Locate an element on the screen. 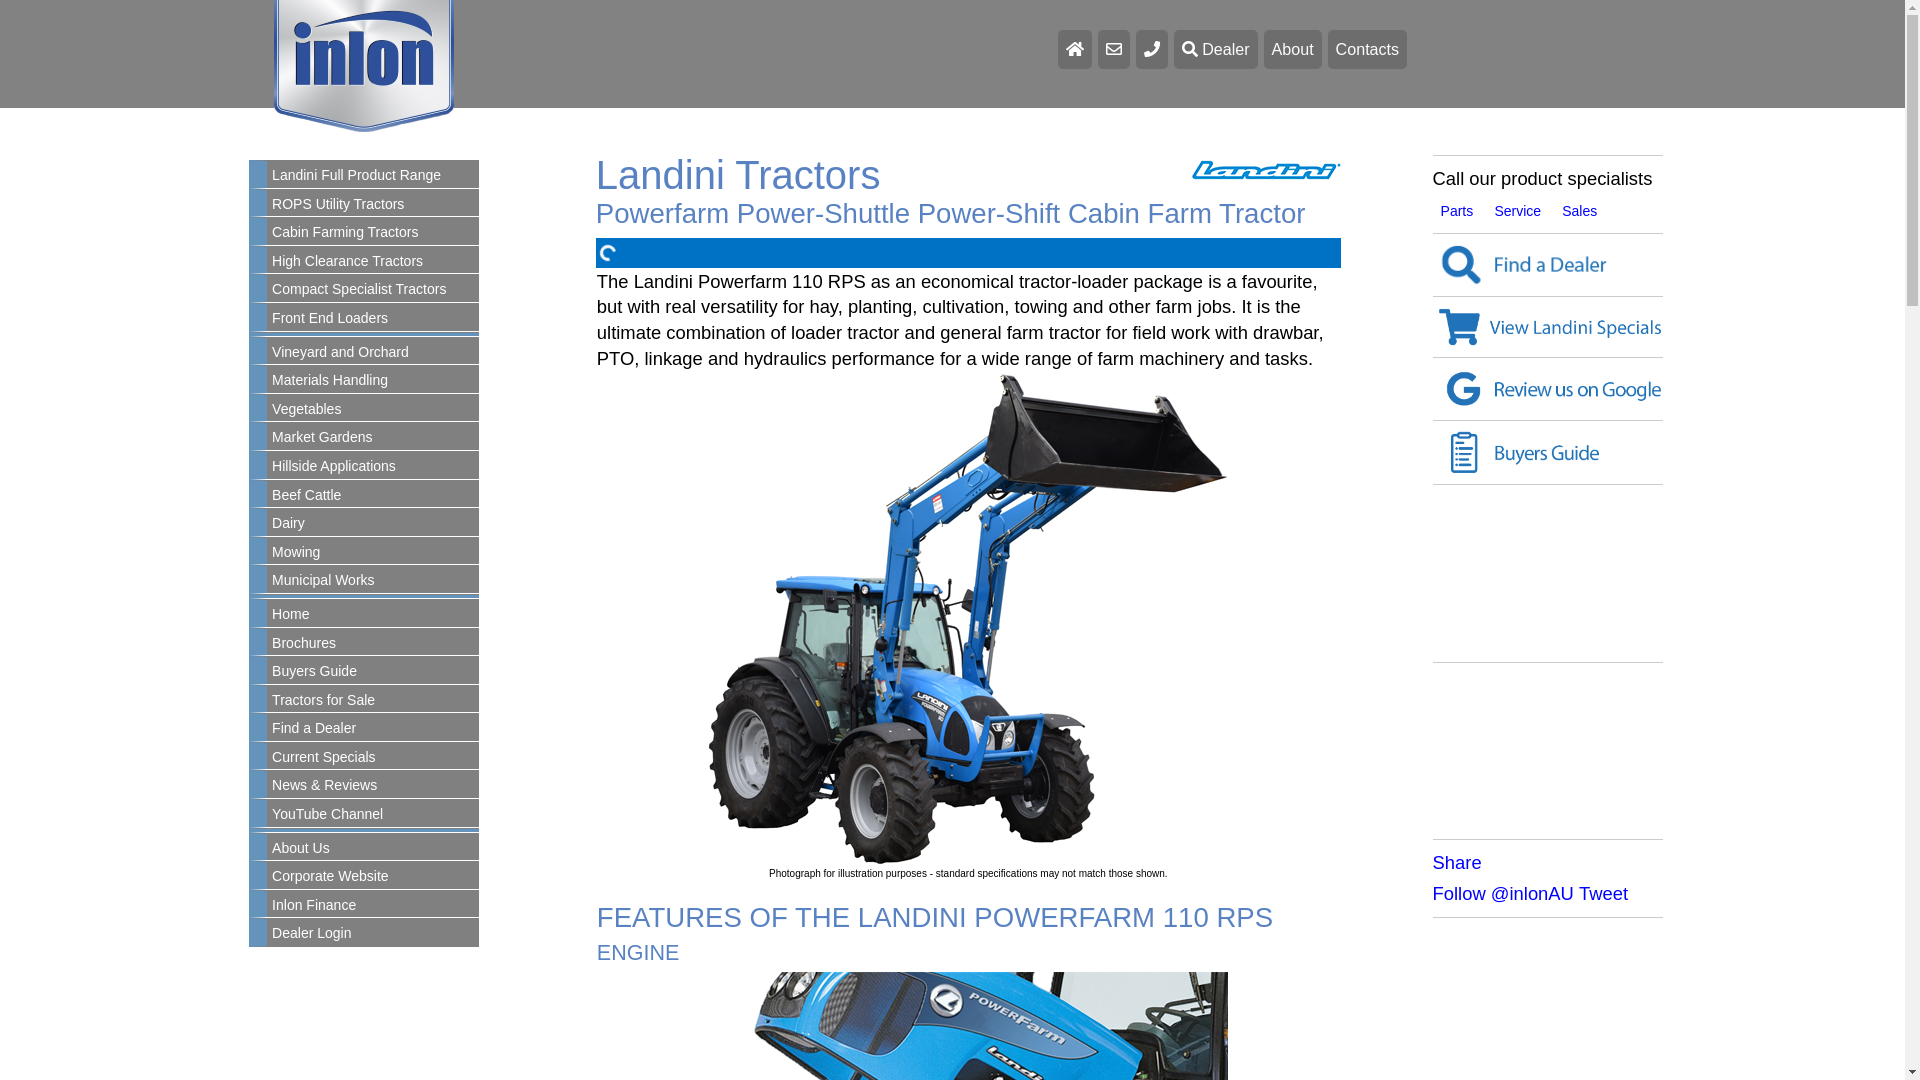  'YouTube Channel' is located at coordinates (373, 814).